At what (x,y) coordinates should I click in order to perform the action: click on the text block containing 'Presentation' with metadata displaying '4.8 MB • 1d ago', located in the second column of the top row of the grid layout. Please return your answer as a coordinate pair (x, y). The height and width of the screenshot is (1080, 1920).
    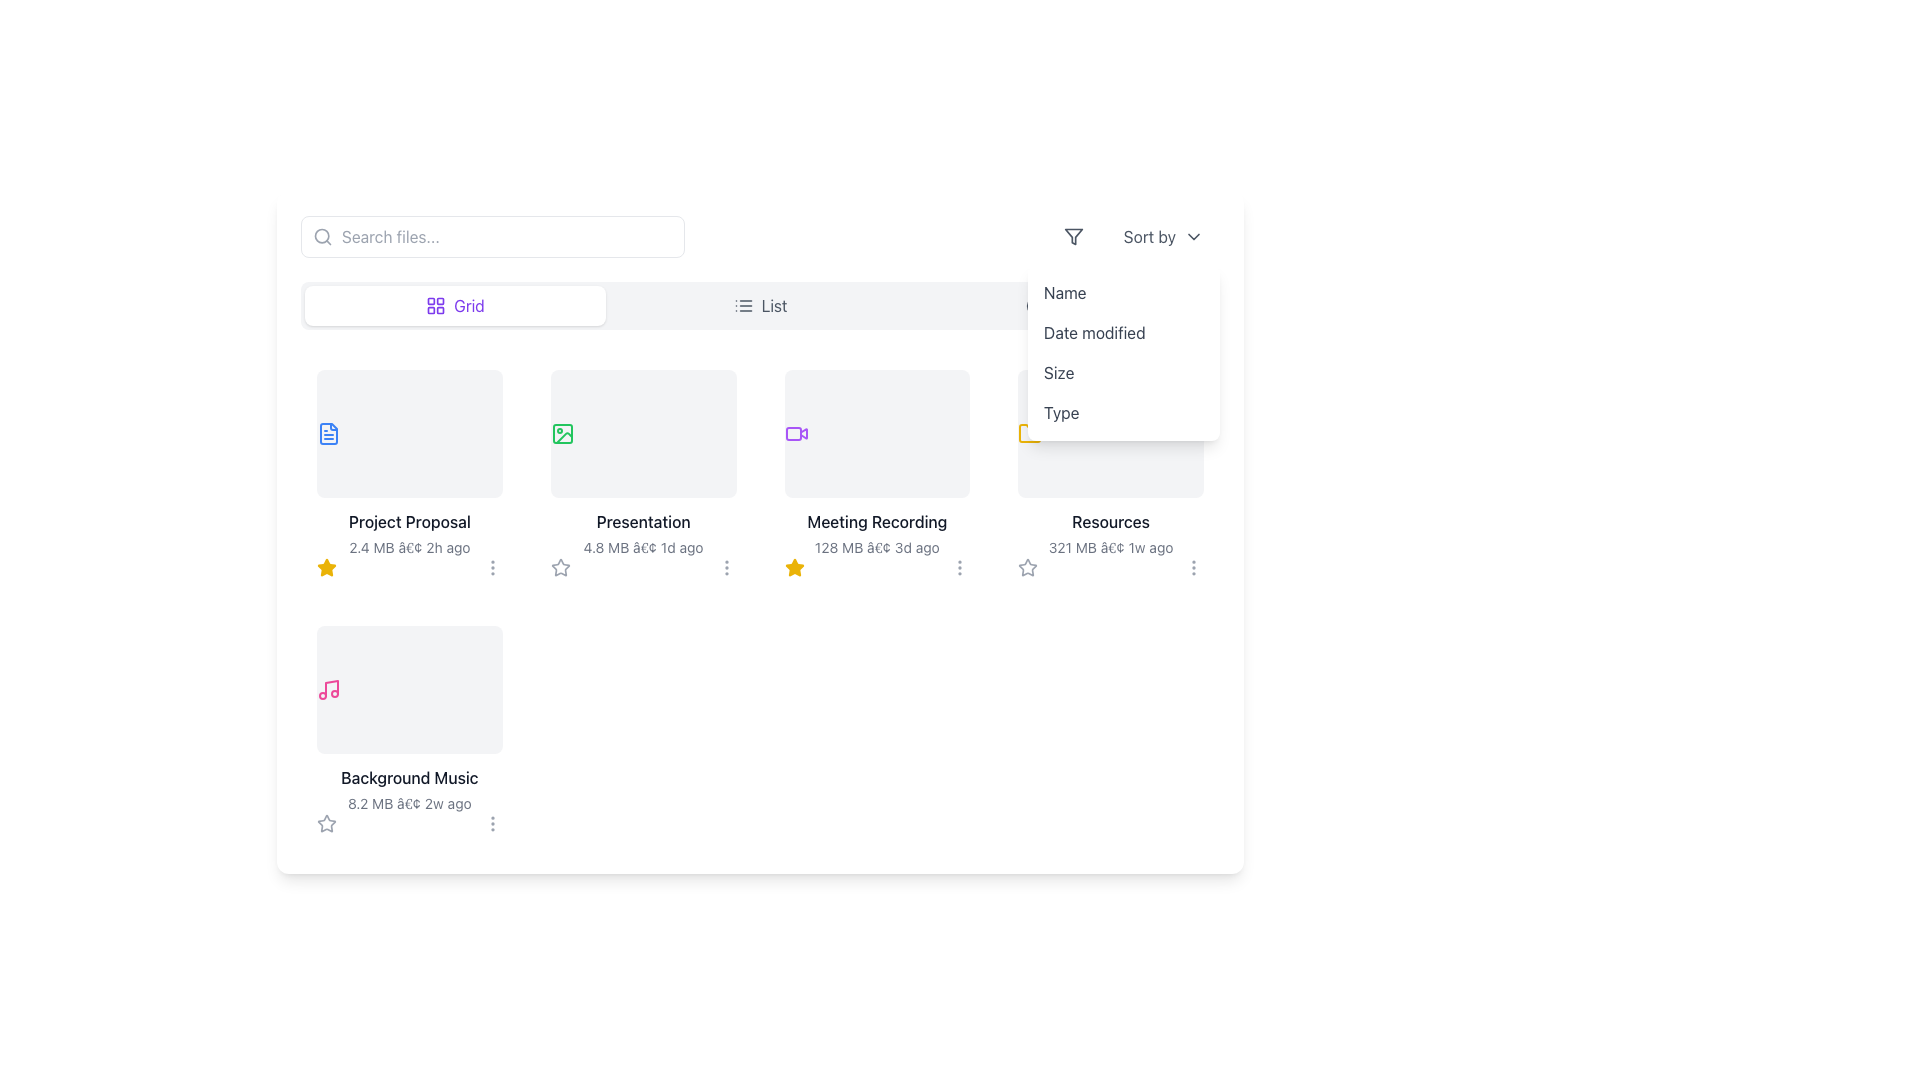
    Looking at the image, I should click on (643, 532).